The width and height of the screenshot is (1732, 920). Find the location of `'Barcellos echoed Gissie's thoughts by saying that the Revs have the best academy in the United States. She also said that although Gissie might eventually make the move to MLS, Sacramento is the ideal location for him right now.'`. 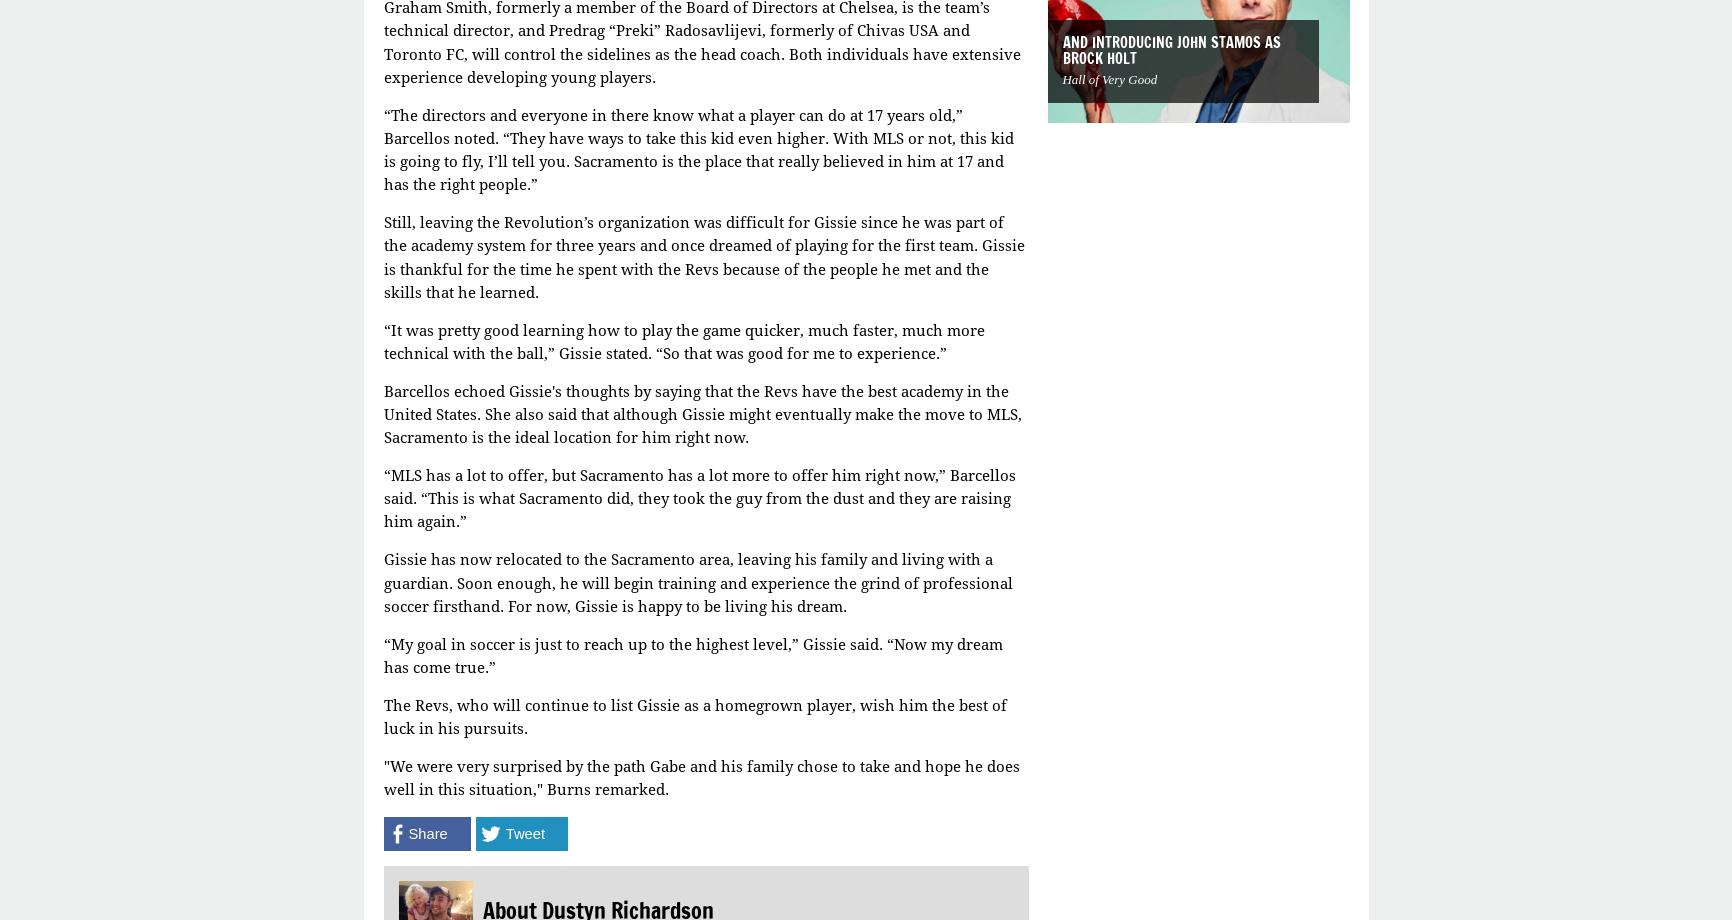

'Barcellos echoed Gissie's thoughts by saying that the Revs have the best academy in the United States. She also said that although Gissie might eventually make the move to MLS, Sacramento is the ideal location for him right now.' is located at coordinates (700, 413).